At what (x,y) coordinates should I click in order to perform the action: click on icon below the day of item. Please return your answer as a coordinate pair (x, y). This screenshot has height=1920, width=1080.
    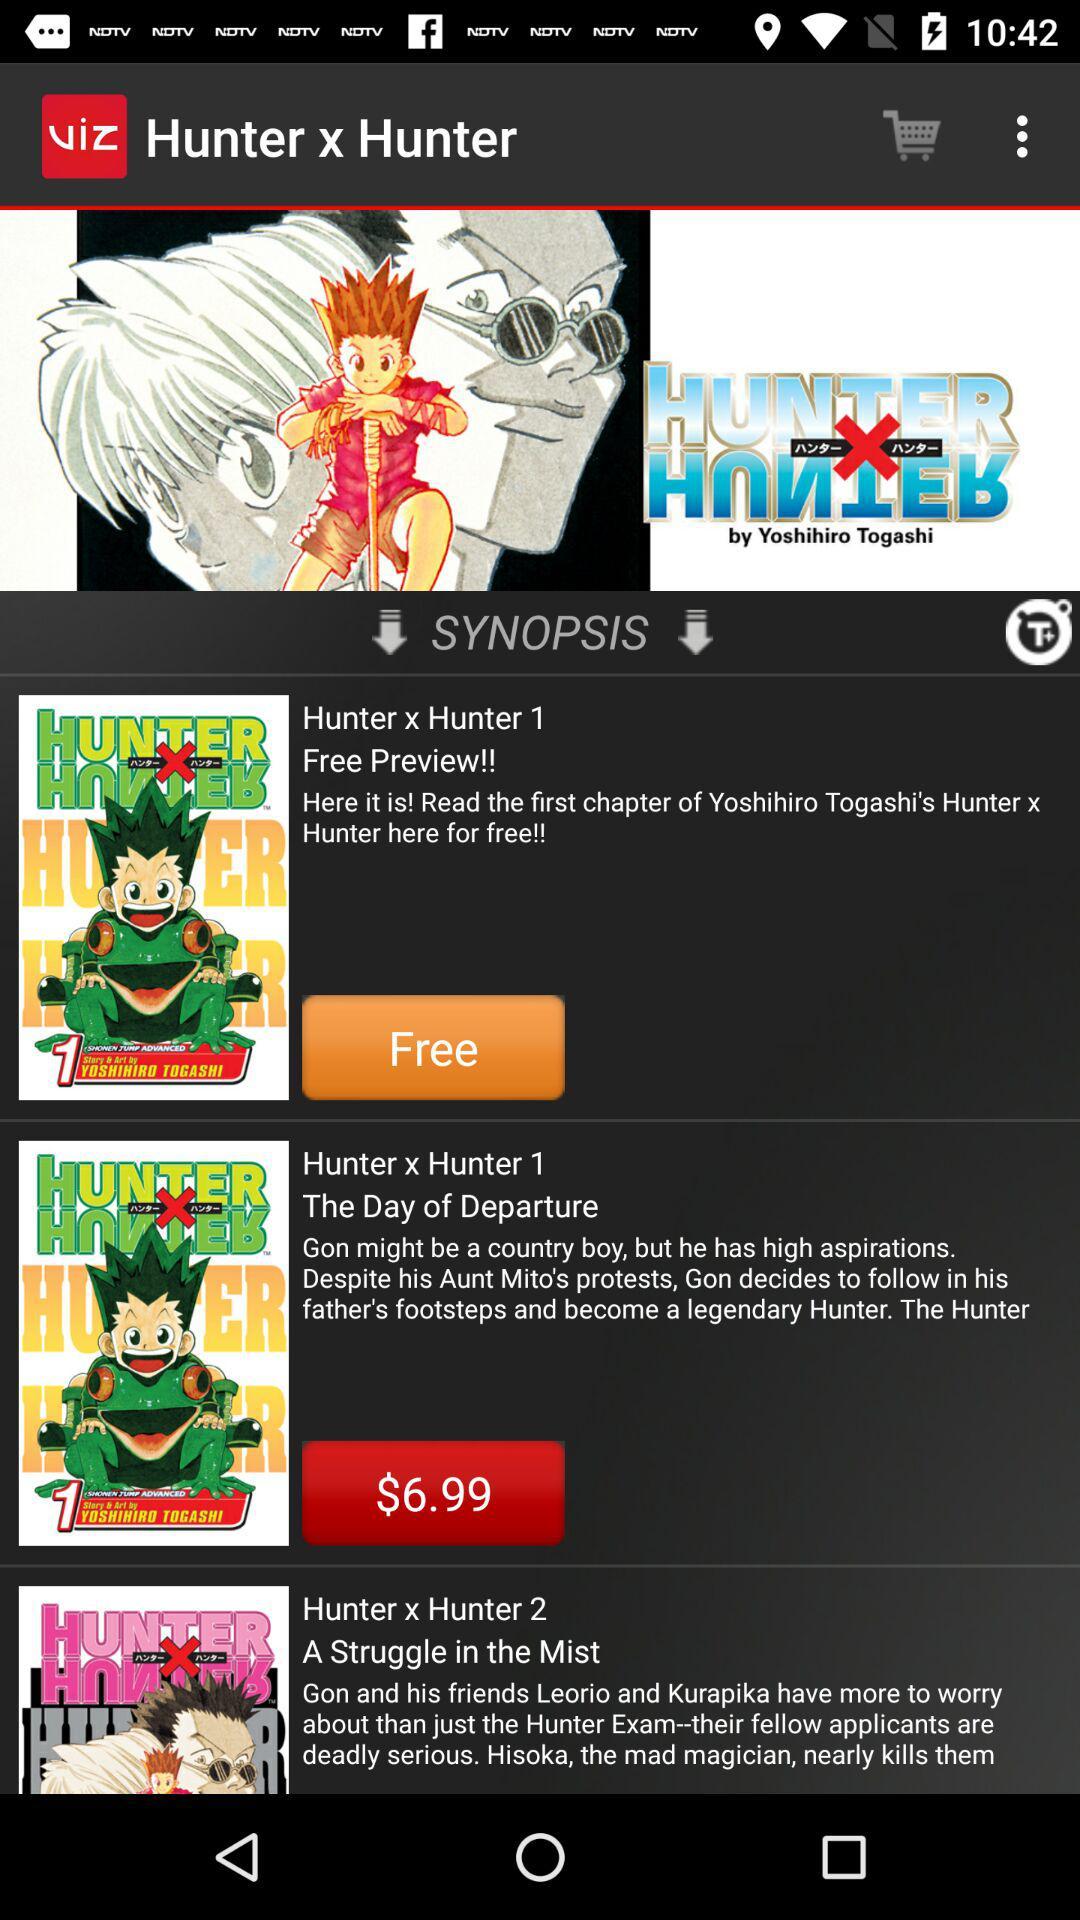
    Looking at the image, I should click on (680, 1276).